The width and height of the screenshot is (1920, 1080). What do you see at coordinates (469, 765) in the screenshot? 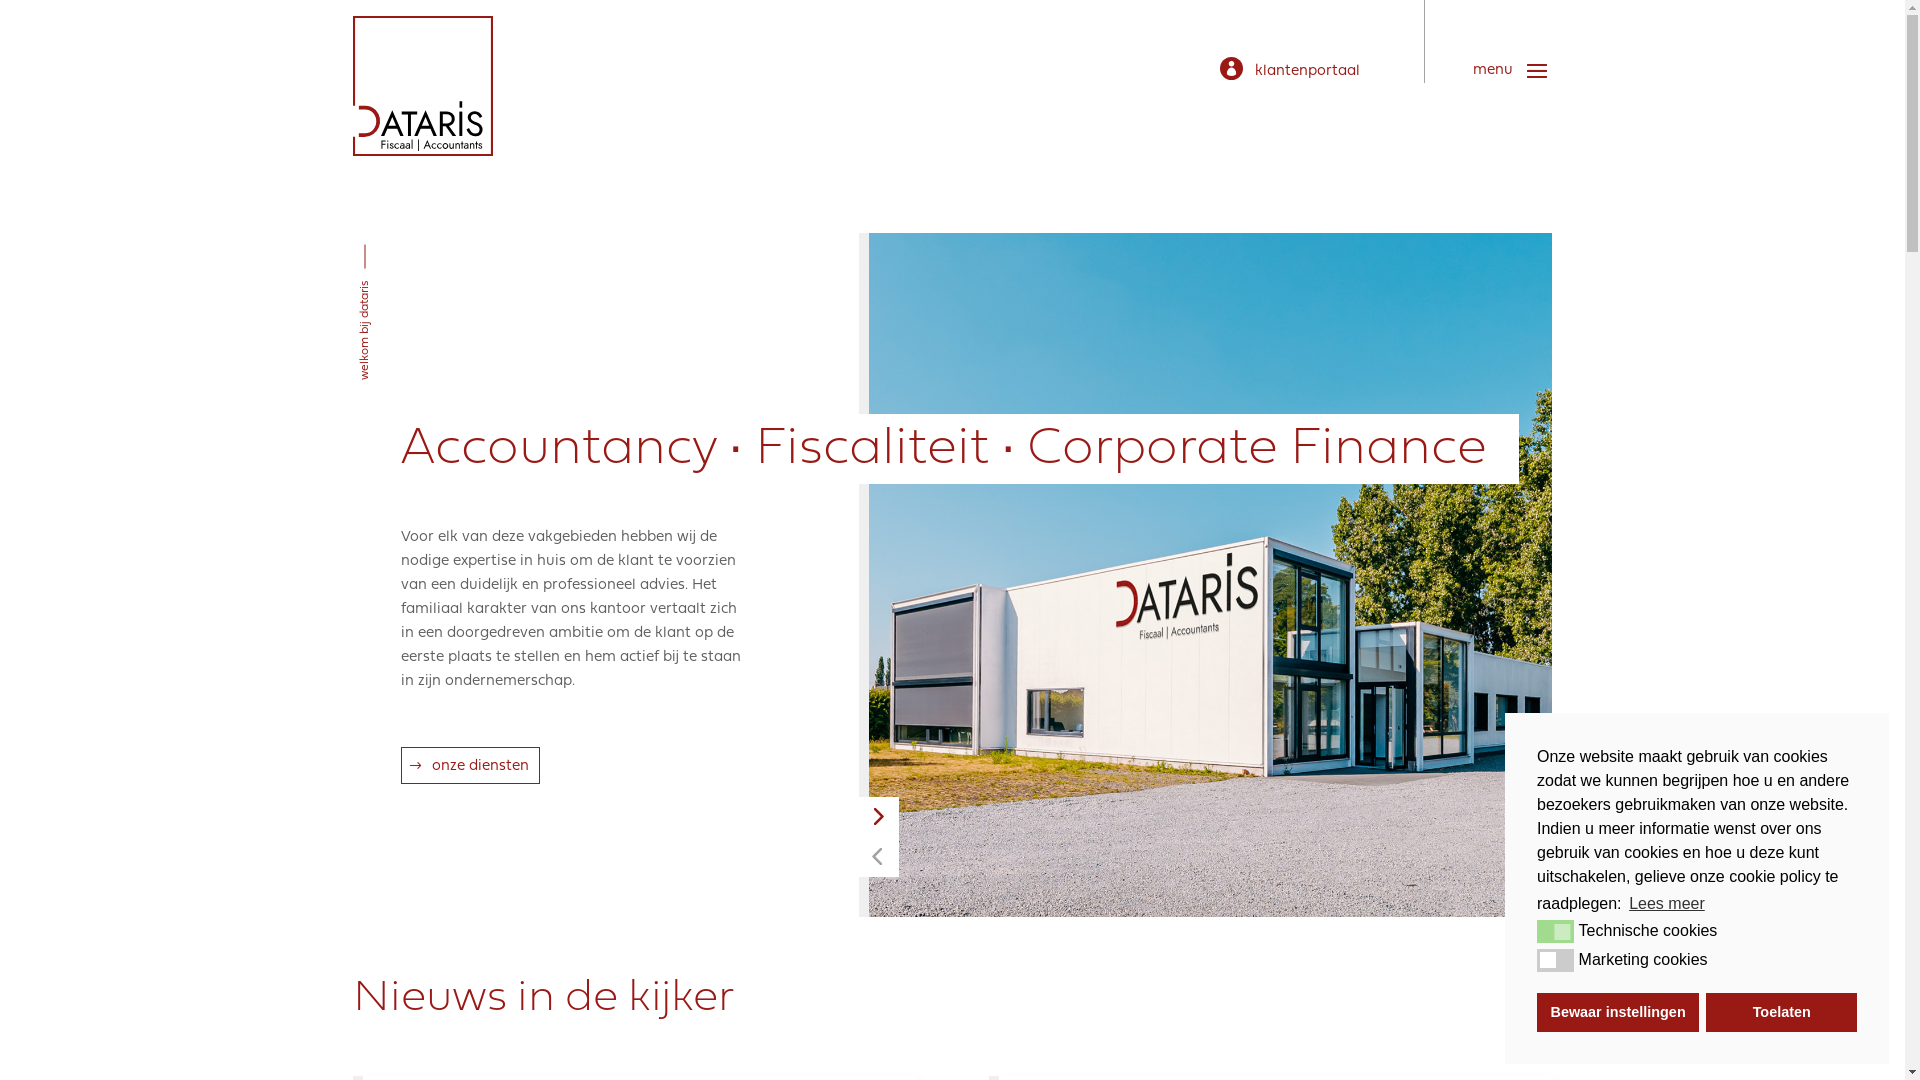
I see `'onze diensten'` at bounding box center [469, 765].